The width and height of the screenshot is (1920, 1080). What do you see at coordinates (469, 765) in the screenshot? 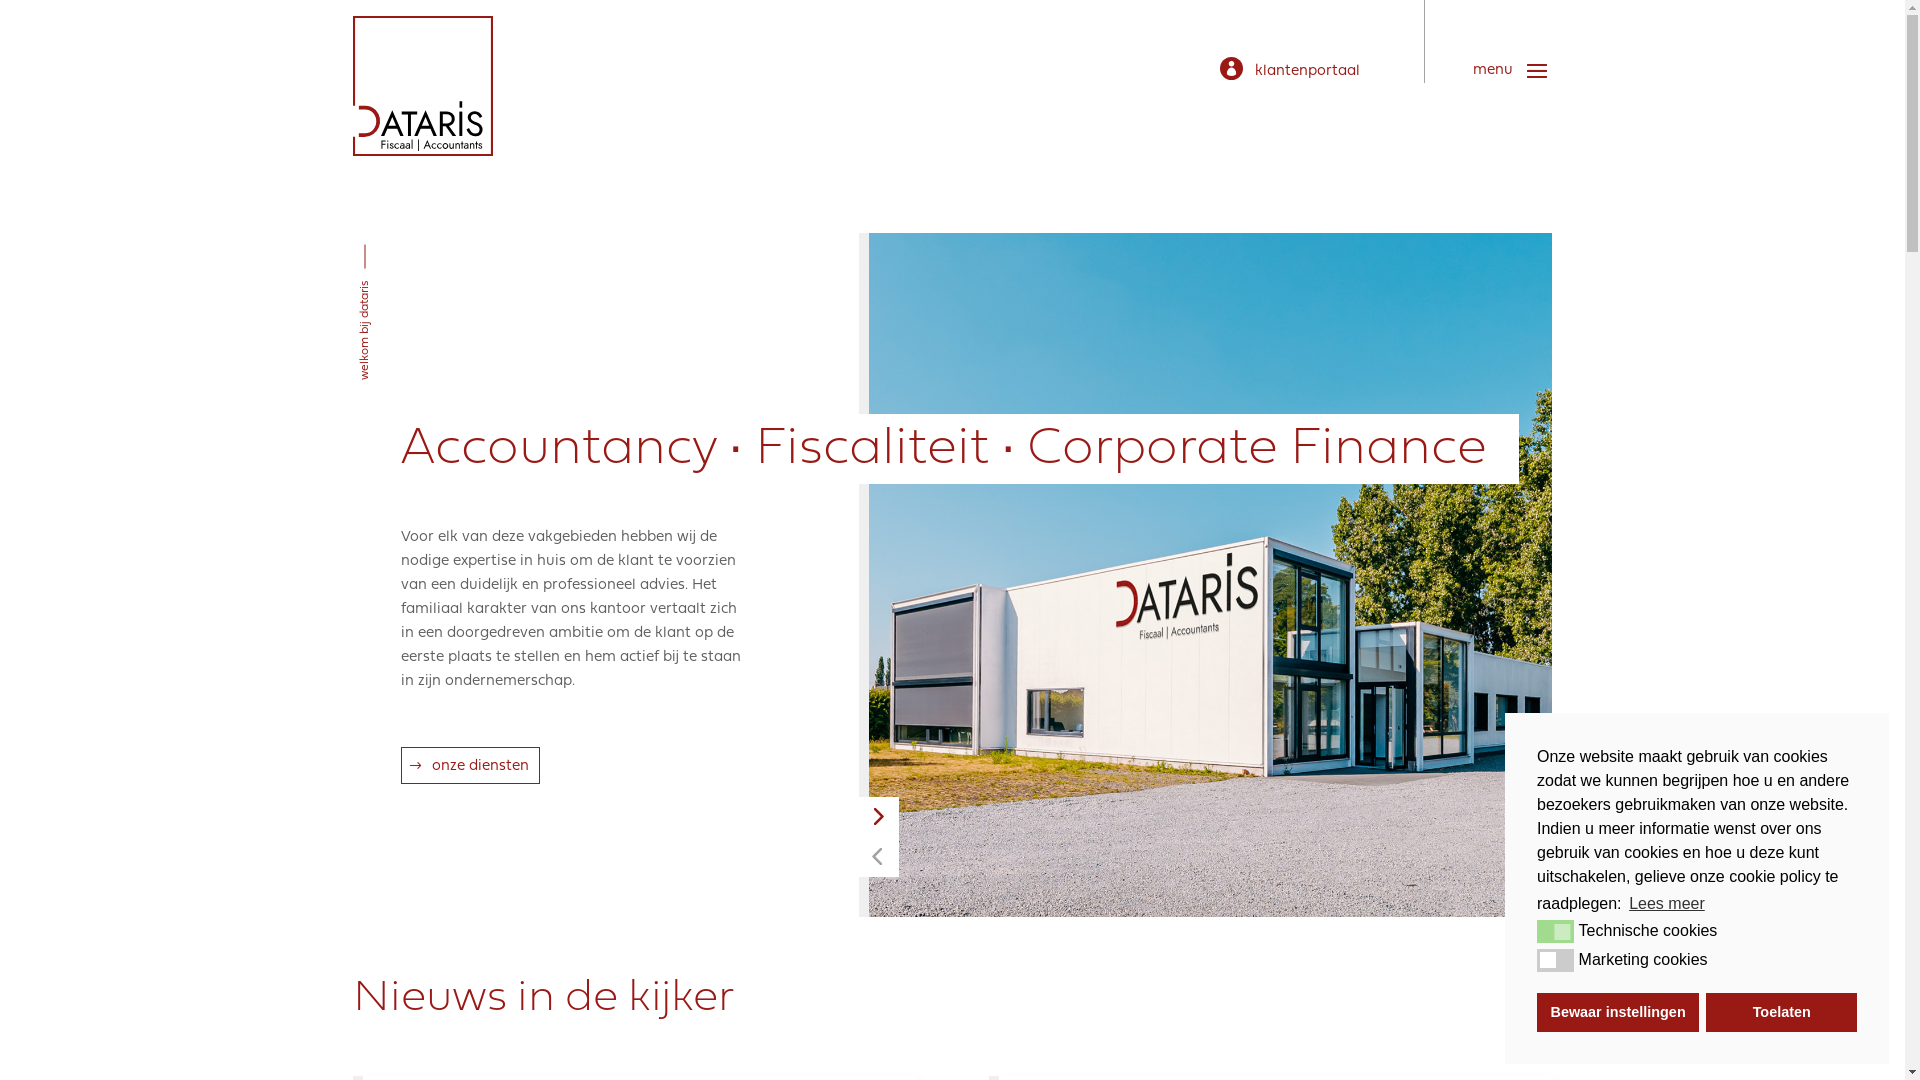
I see `'onze diensten'` at bounding box center [469, 765].